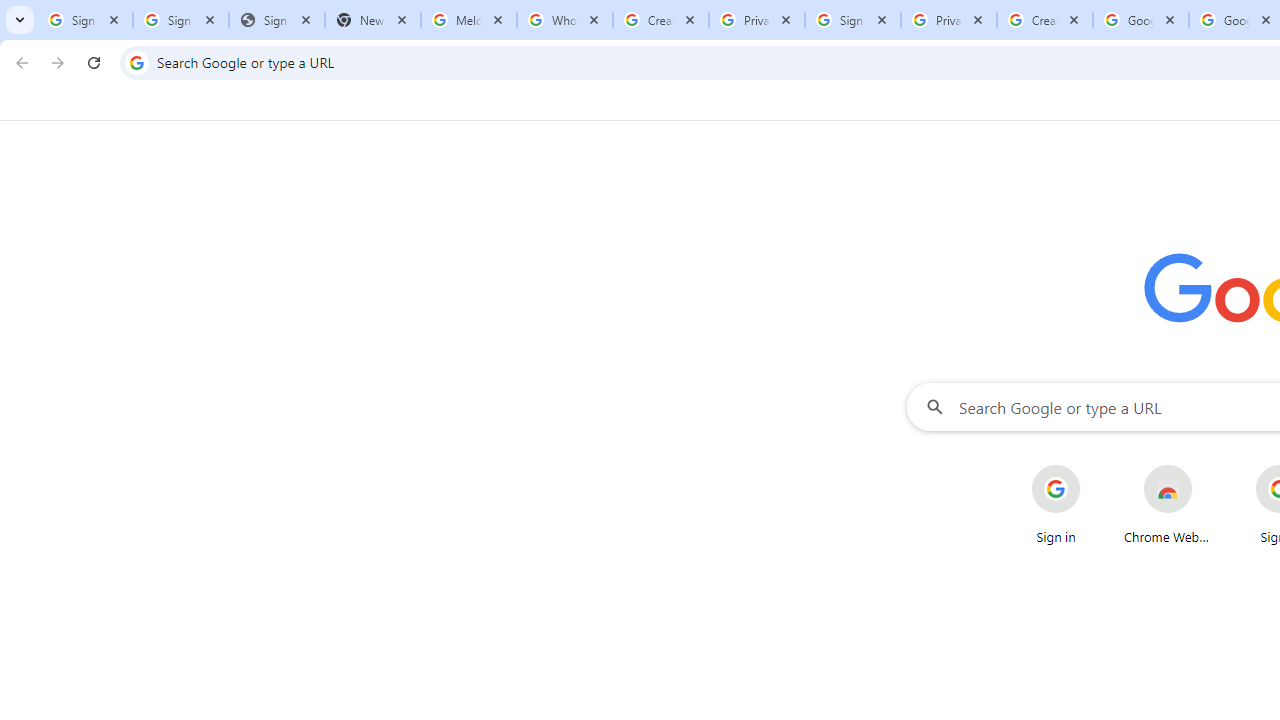 The width and height of the screenshot is (1280, 720). I want to click on 'New Tab', so click(373, 20).